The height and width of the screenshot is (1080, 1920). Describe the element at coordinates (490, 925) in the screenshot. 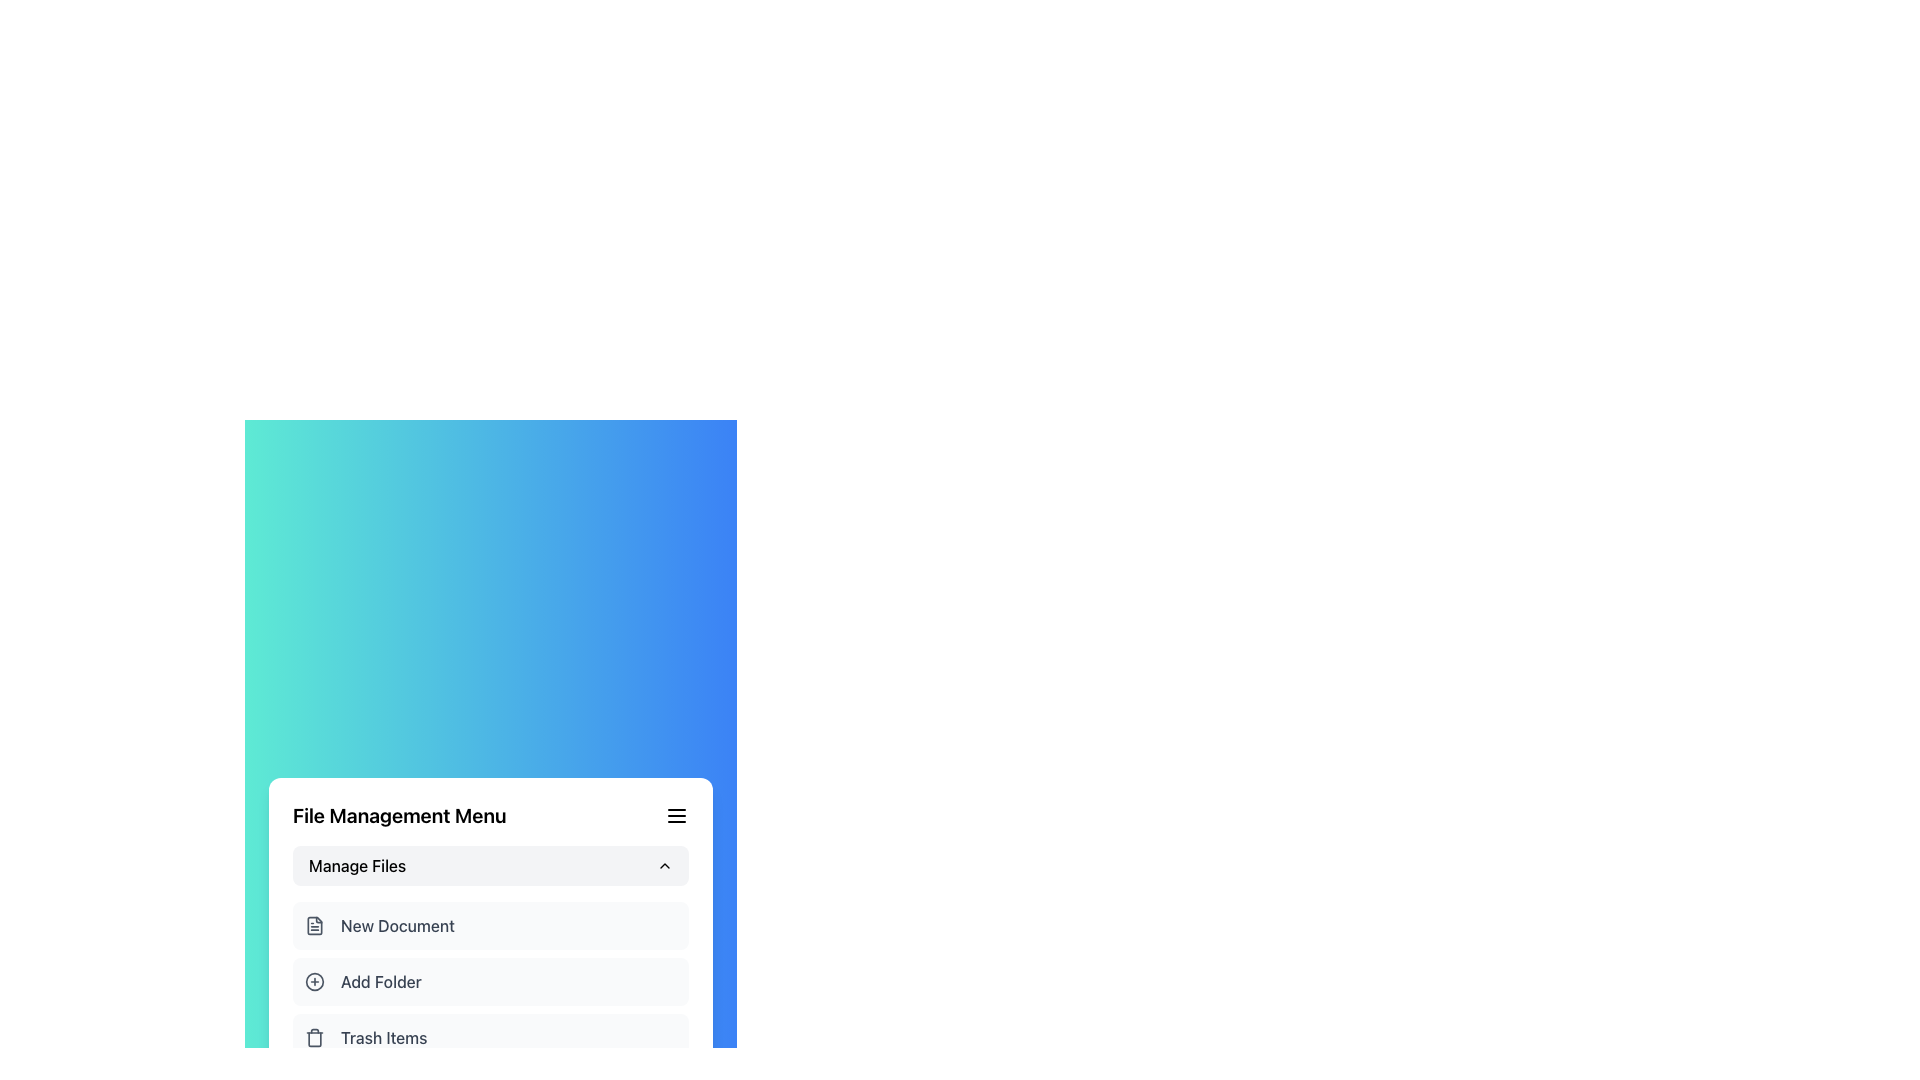

I see `the 'Create New Document' button located at the top of the file management menu` at that location.